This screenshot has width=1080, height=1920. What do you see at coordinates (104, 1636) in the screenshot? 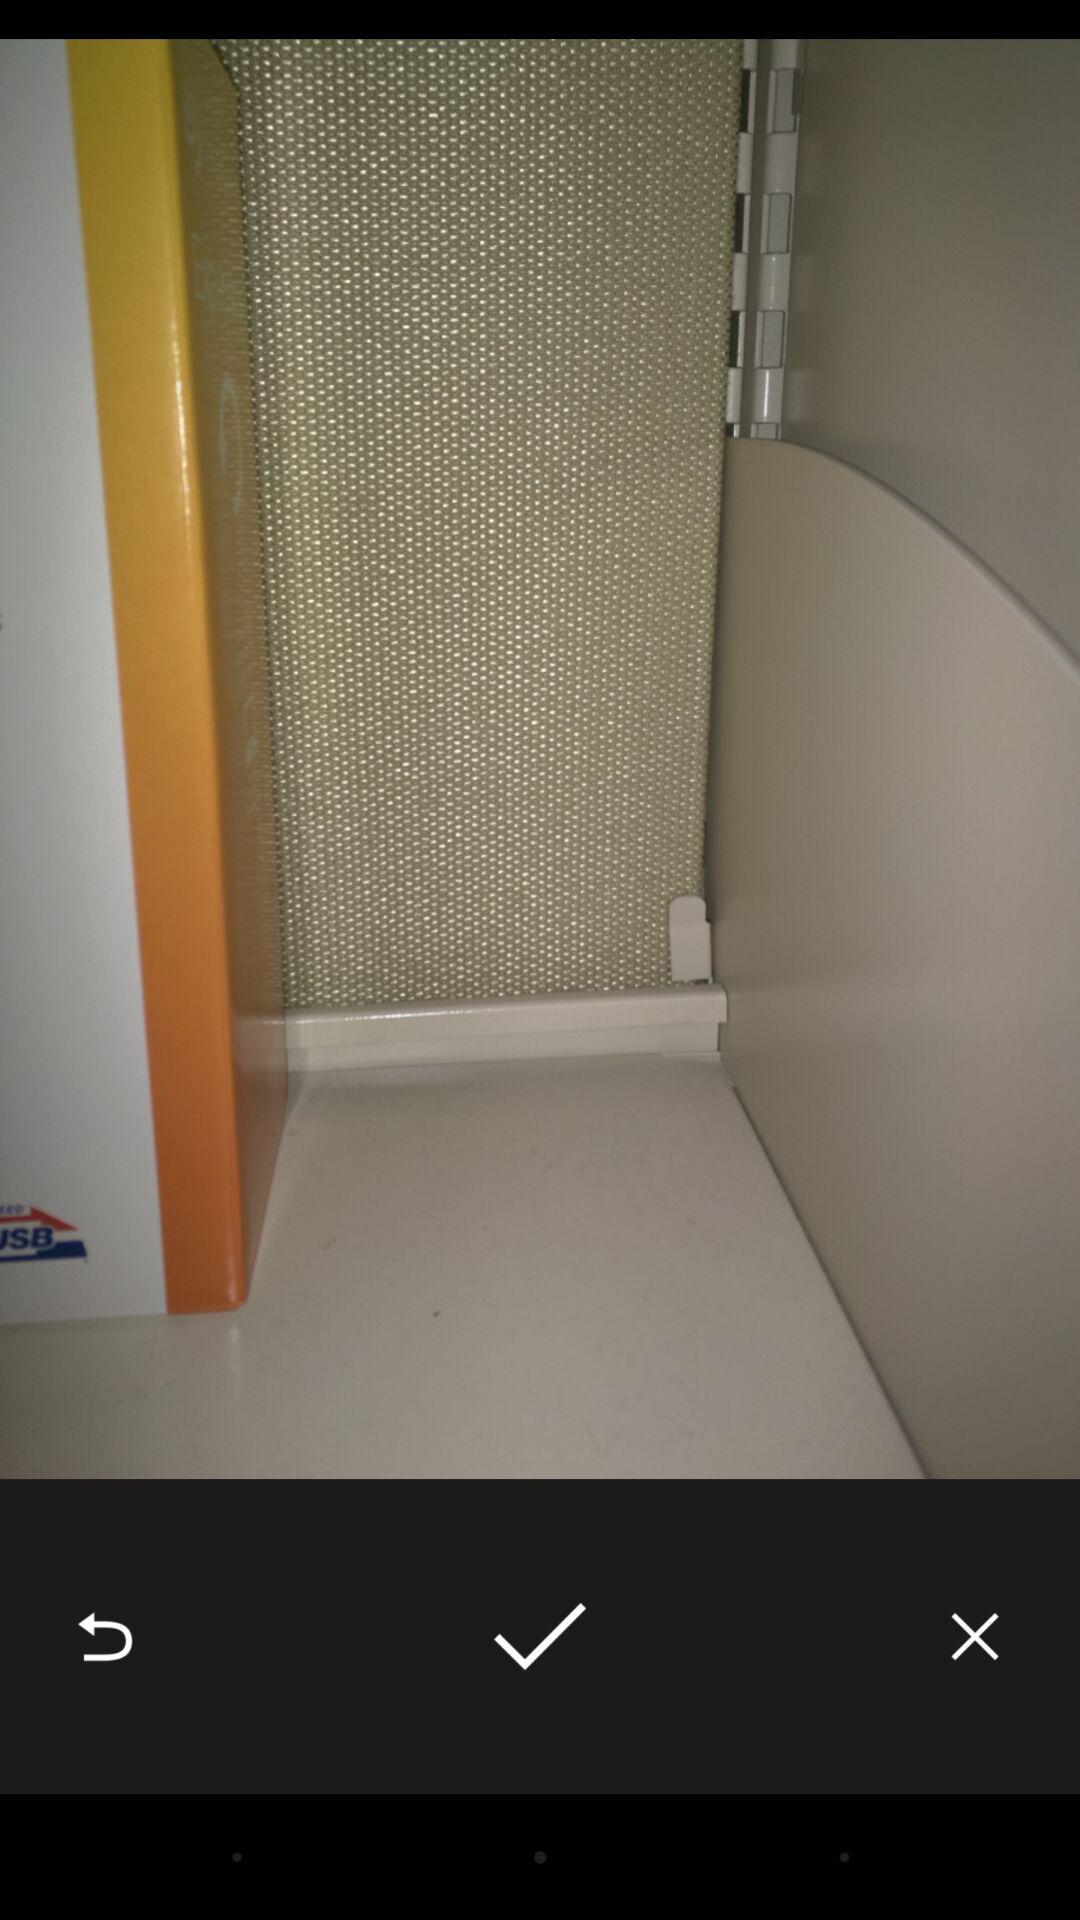
I see `item at the bottom left corner` at bounding box center [104, 1636].